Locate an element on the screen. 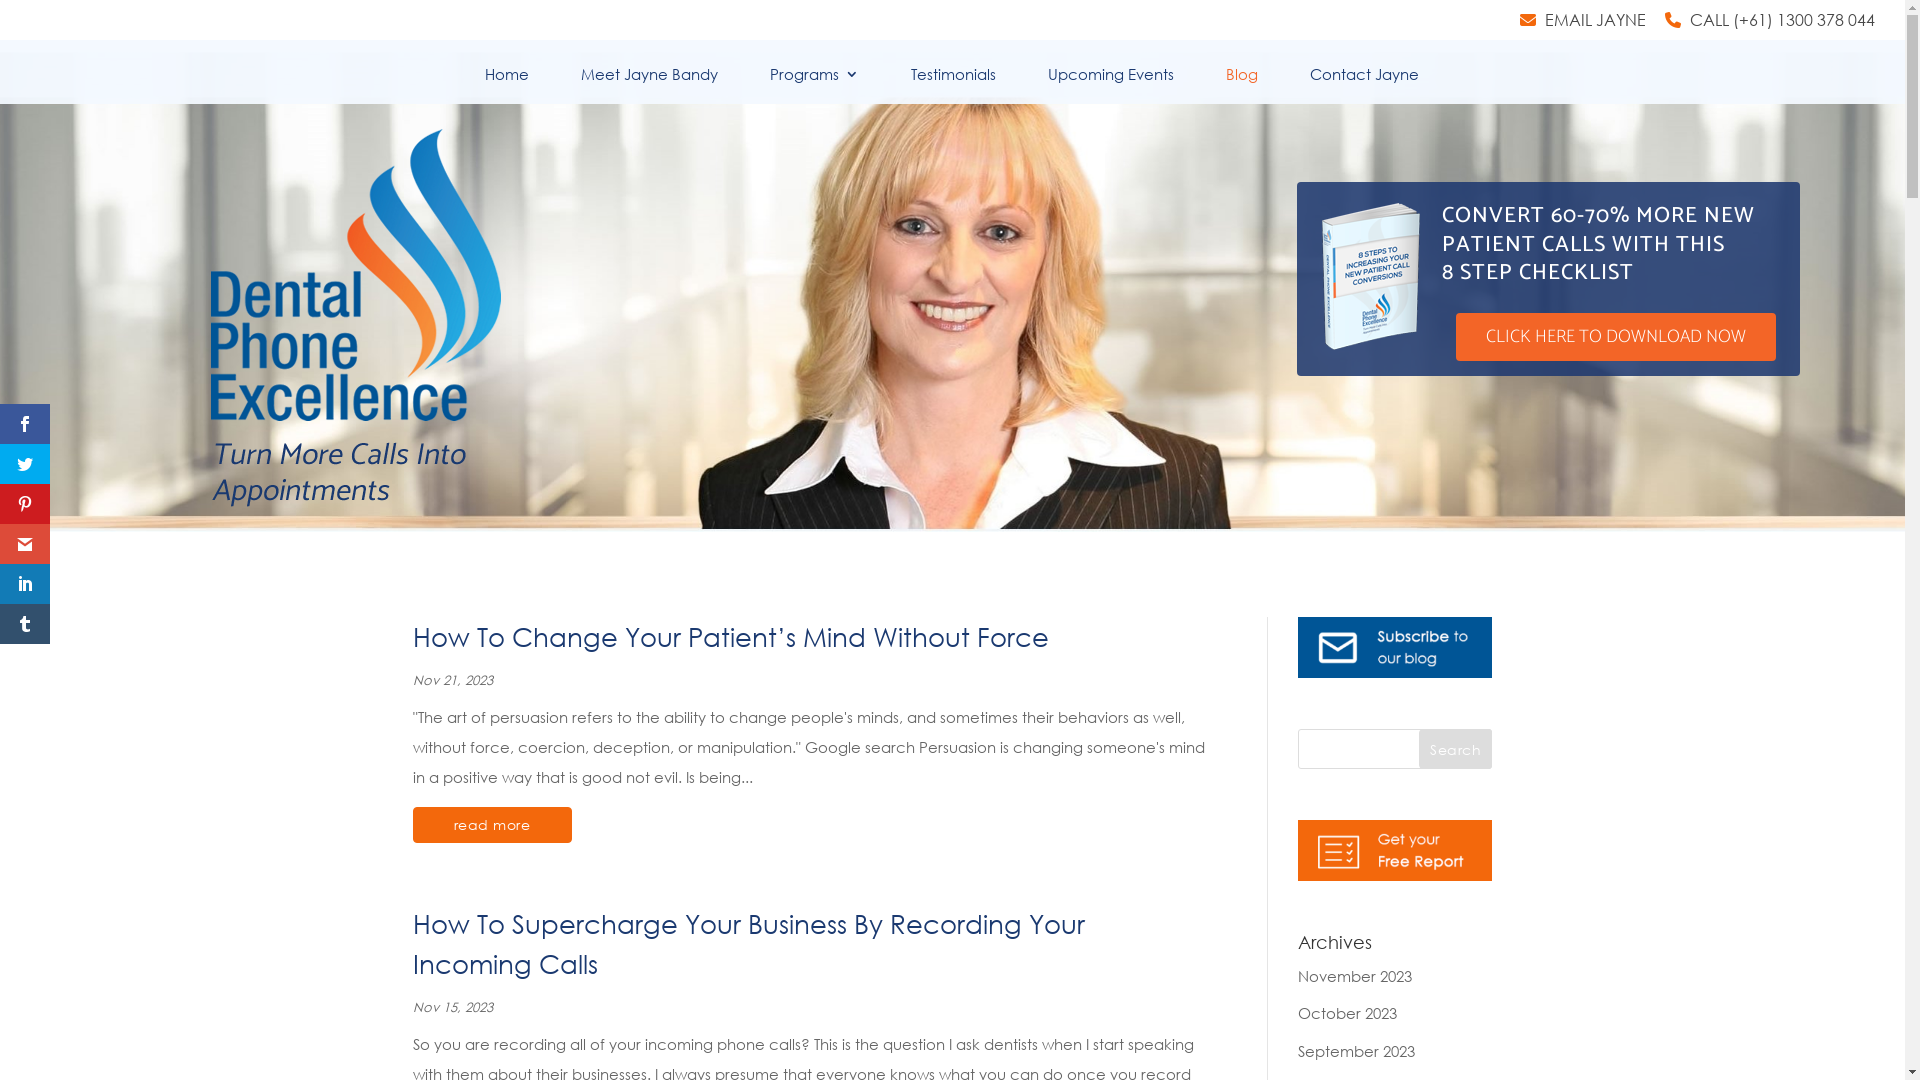 The width and height of the screenshot is (1920, 1080). 'Home' is located at coordinates (505, 84).